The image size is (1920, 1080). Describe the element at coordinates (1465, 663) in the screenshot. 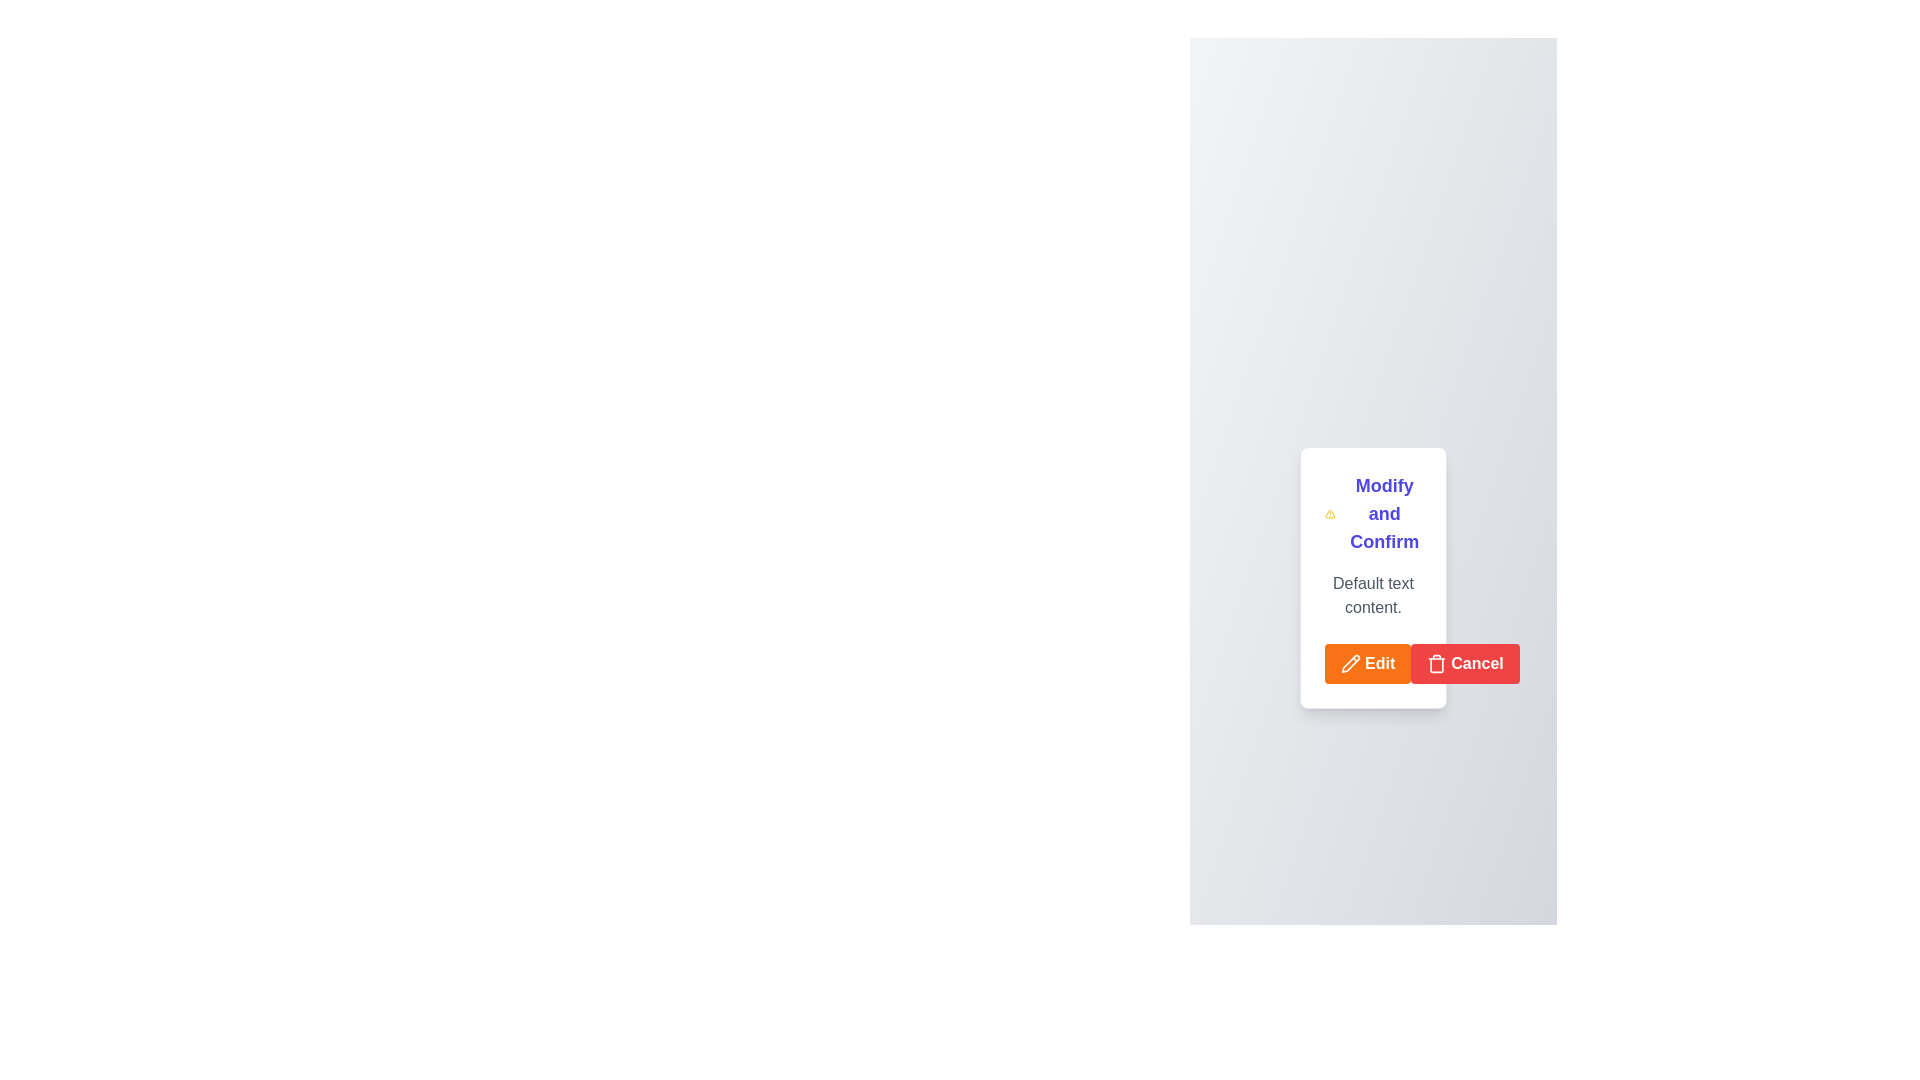

I see `the cancel button located at the bottom of the card layout` at that location.